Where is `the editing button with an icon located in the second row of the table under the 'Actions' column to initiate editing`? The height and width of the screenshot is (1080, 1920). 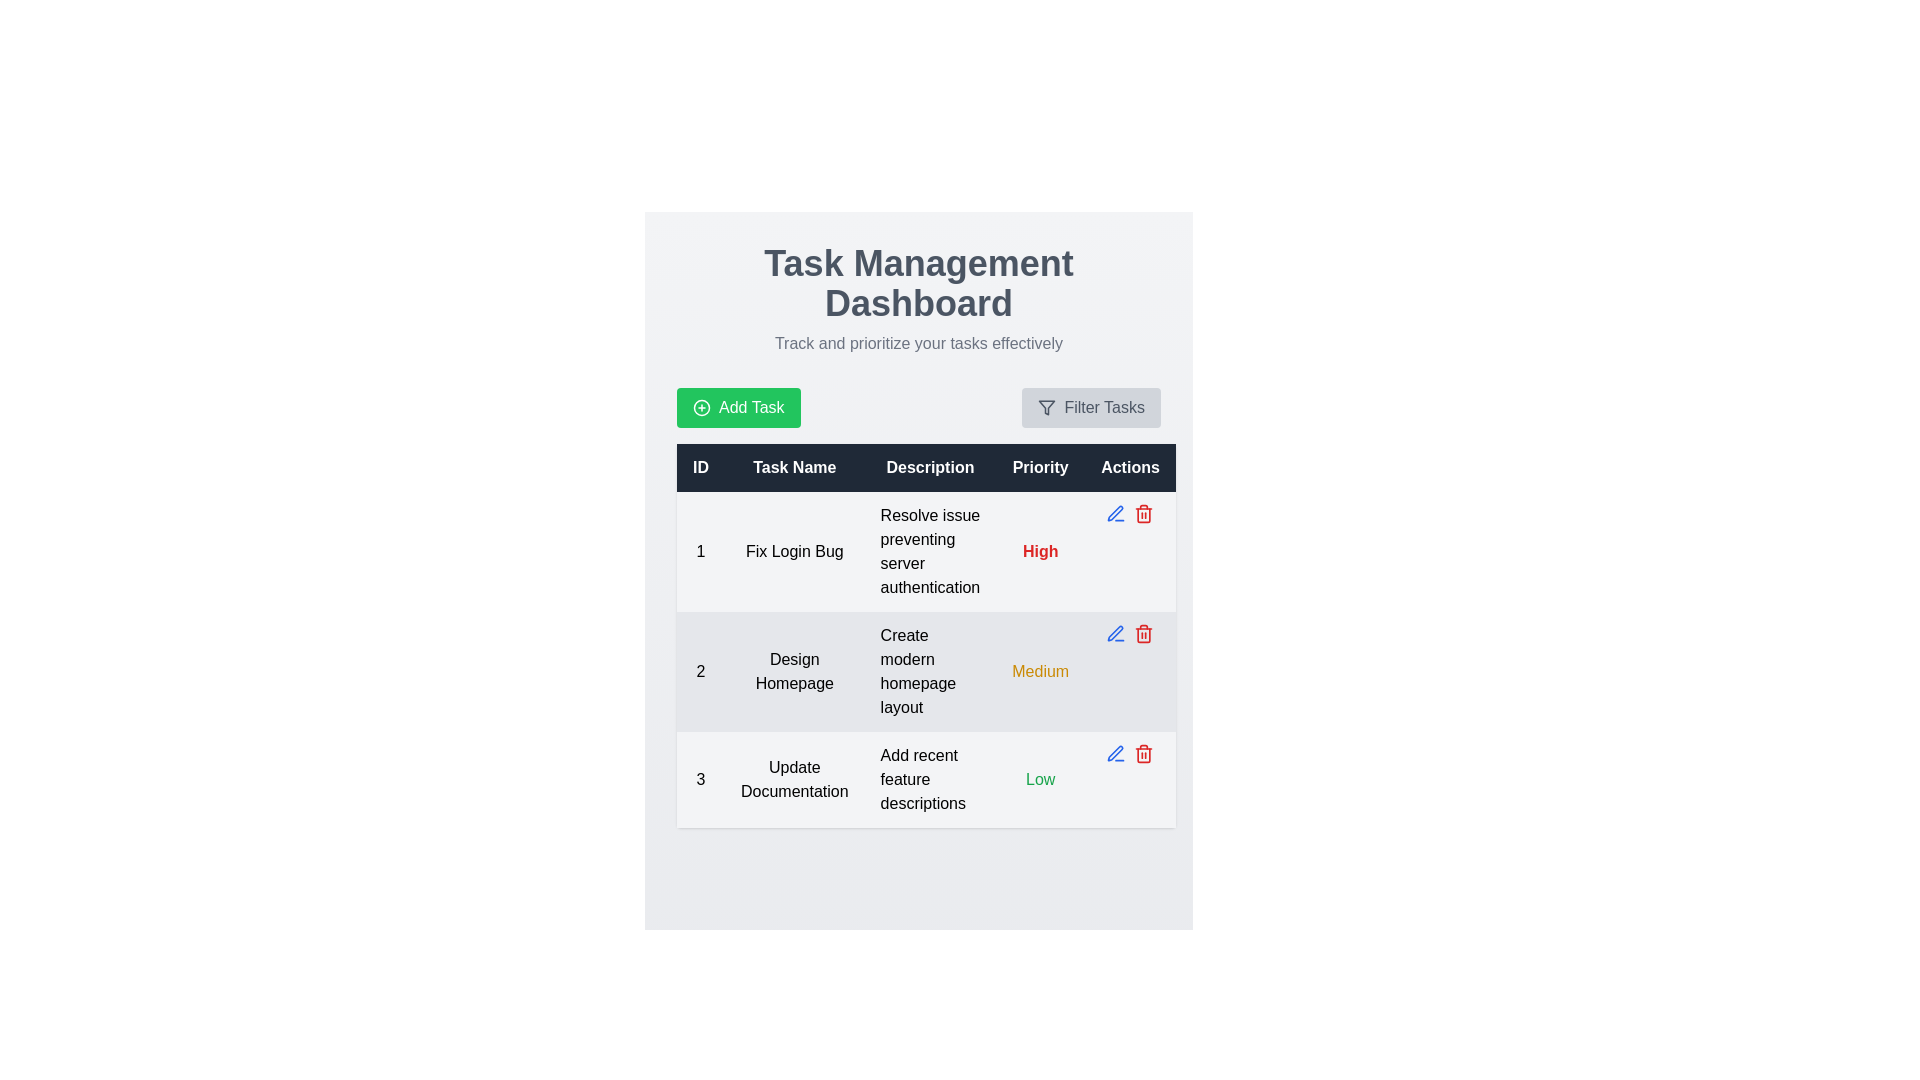 the editing button with an icon located in the second row of the table under the 'Actions' column to initiate editing is located at coordinates (1115, 512).